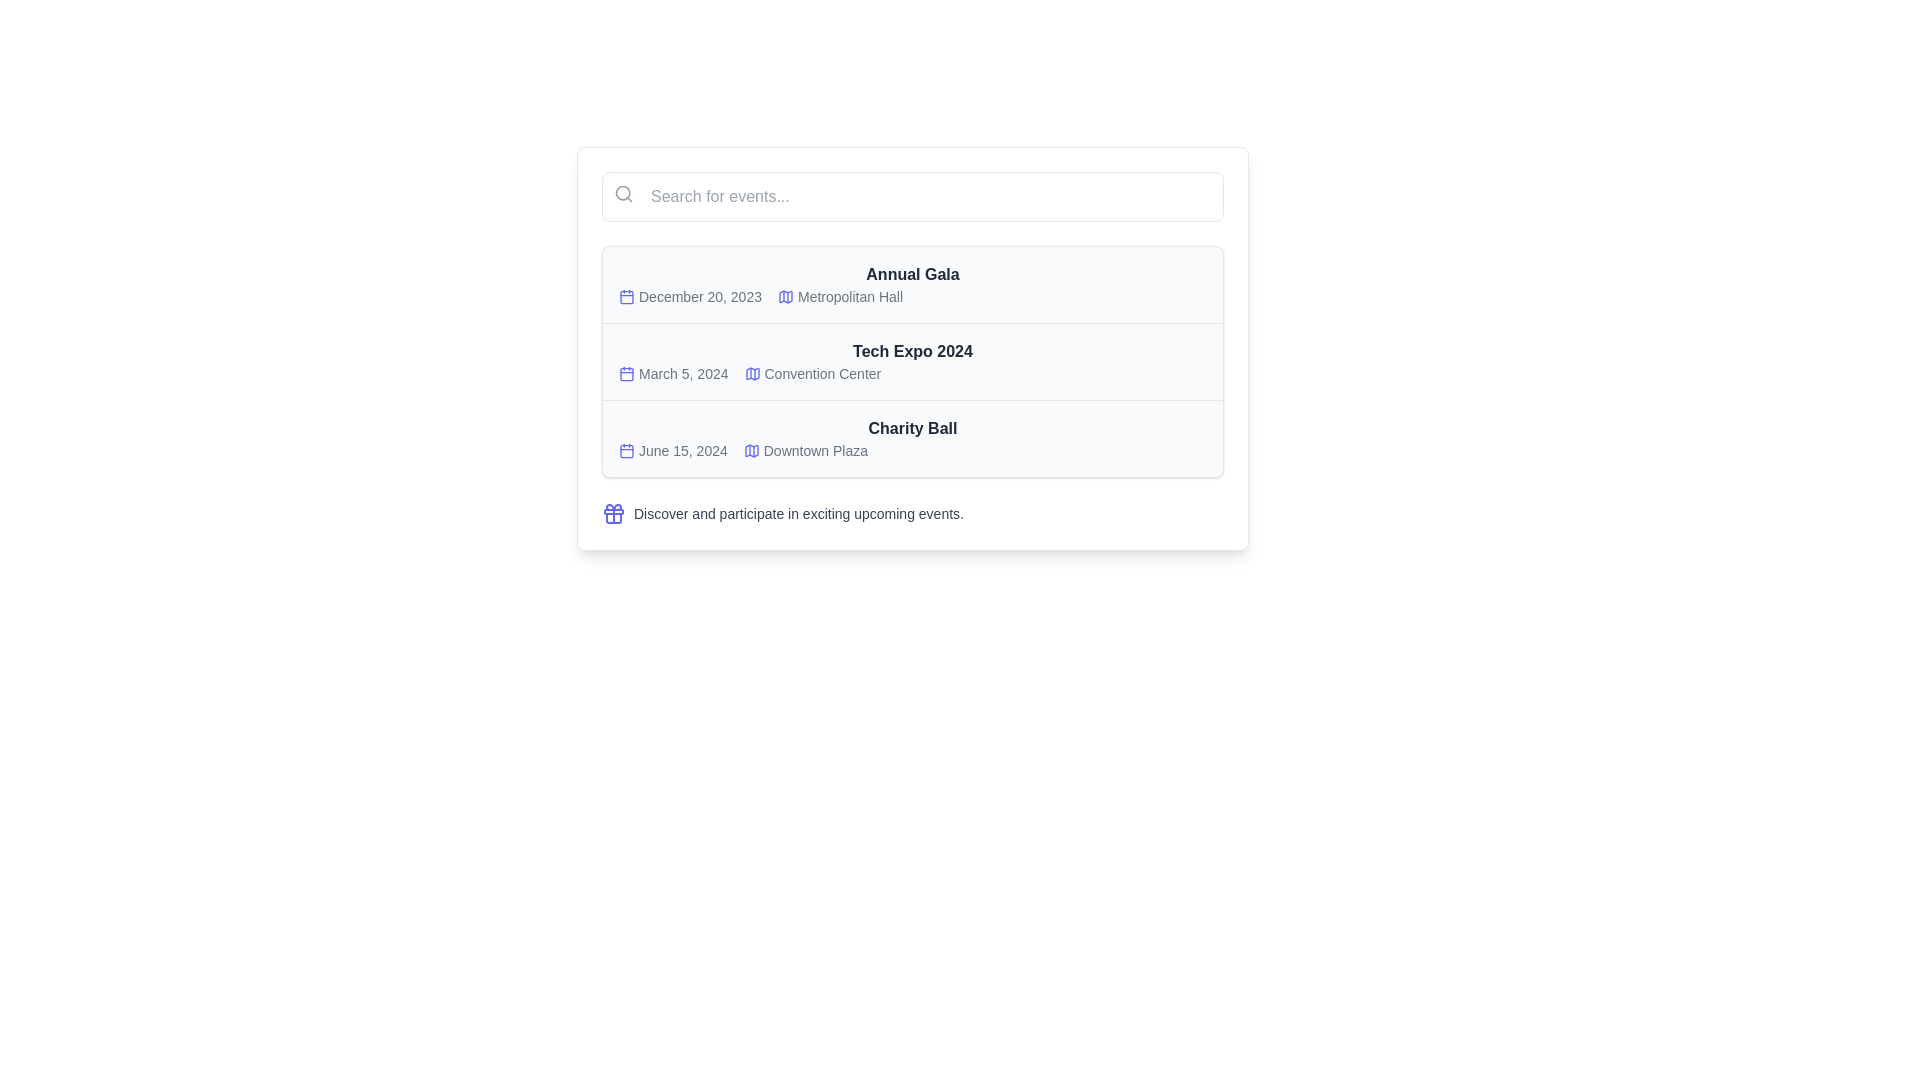  I want to click on the icon representing 'Downtown Plaza' located next to the date 'June 15, 2024' in the events list, so click(750, 451).